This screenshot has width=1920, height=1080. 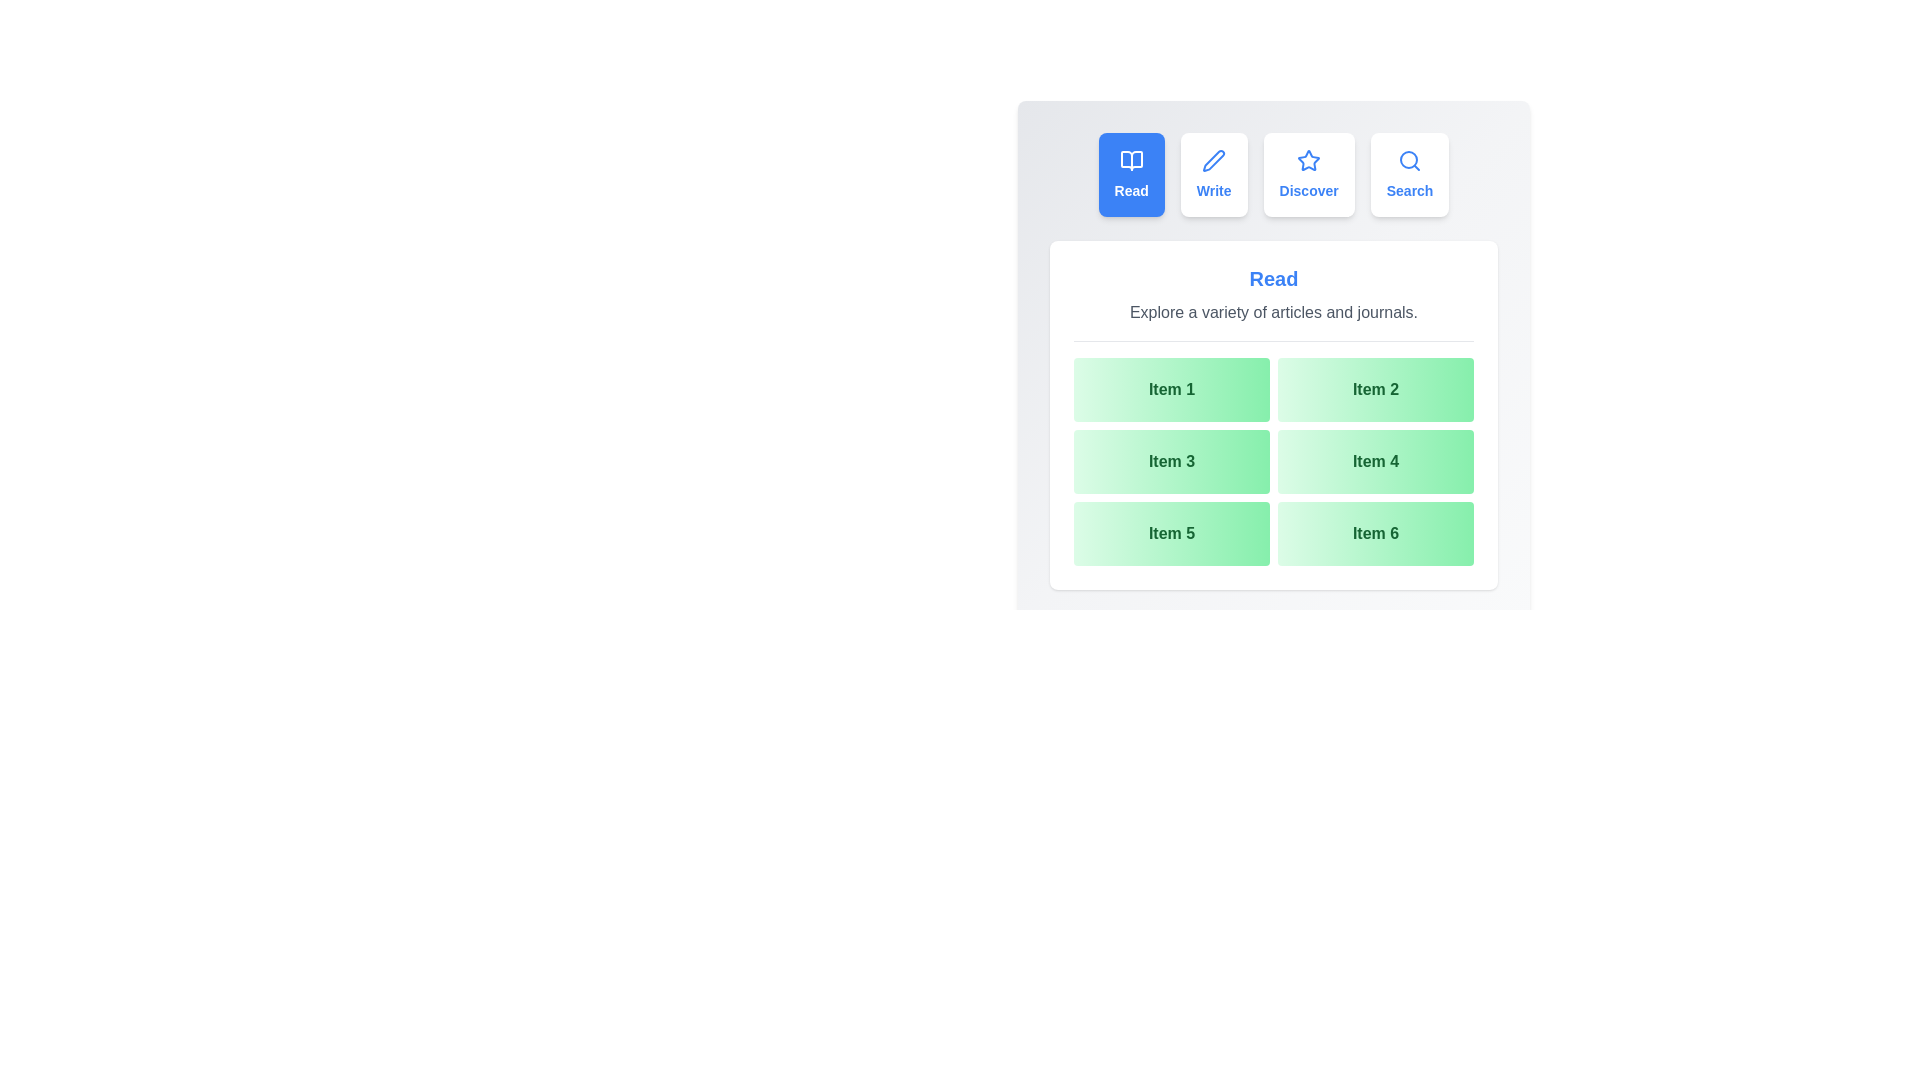 I want to click on the tab labeled Write to preview its hover effect, so click(x=1213, y=173).